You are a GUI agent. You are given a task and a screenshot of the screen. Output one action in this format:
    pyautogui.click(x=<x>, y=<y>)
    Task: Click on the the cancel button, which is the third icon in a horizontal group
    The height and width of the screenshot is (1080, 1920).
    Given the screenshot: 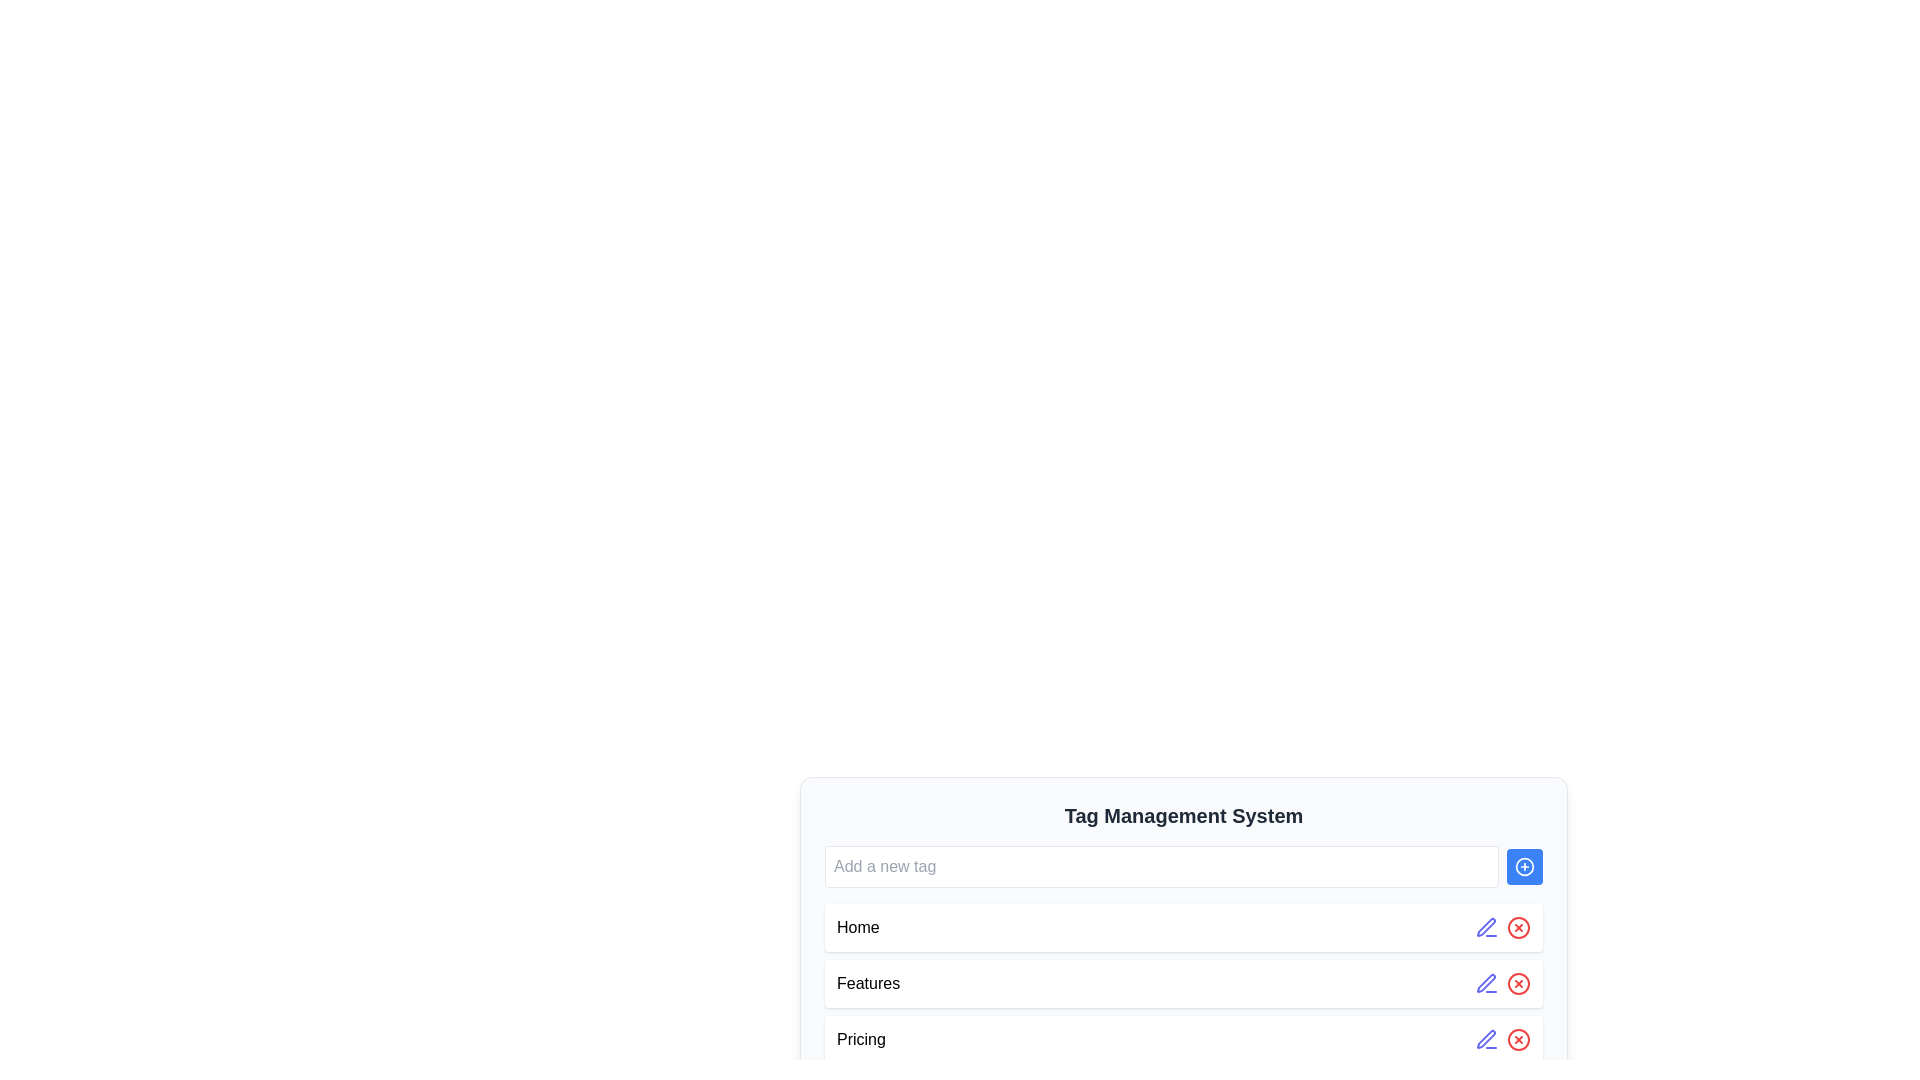 What is the action you would take?
    pyautogui.click(x=1518, y=1039)
    